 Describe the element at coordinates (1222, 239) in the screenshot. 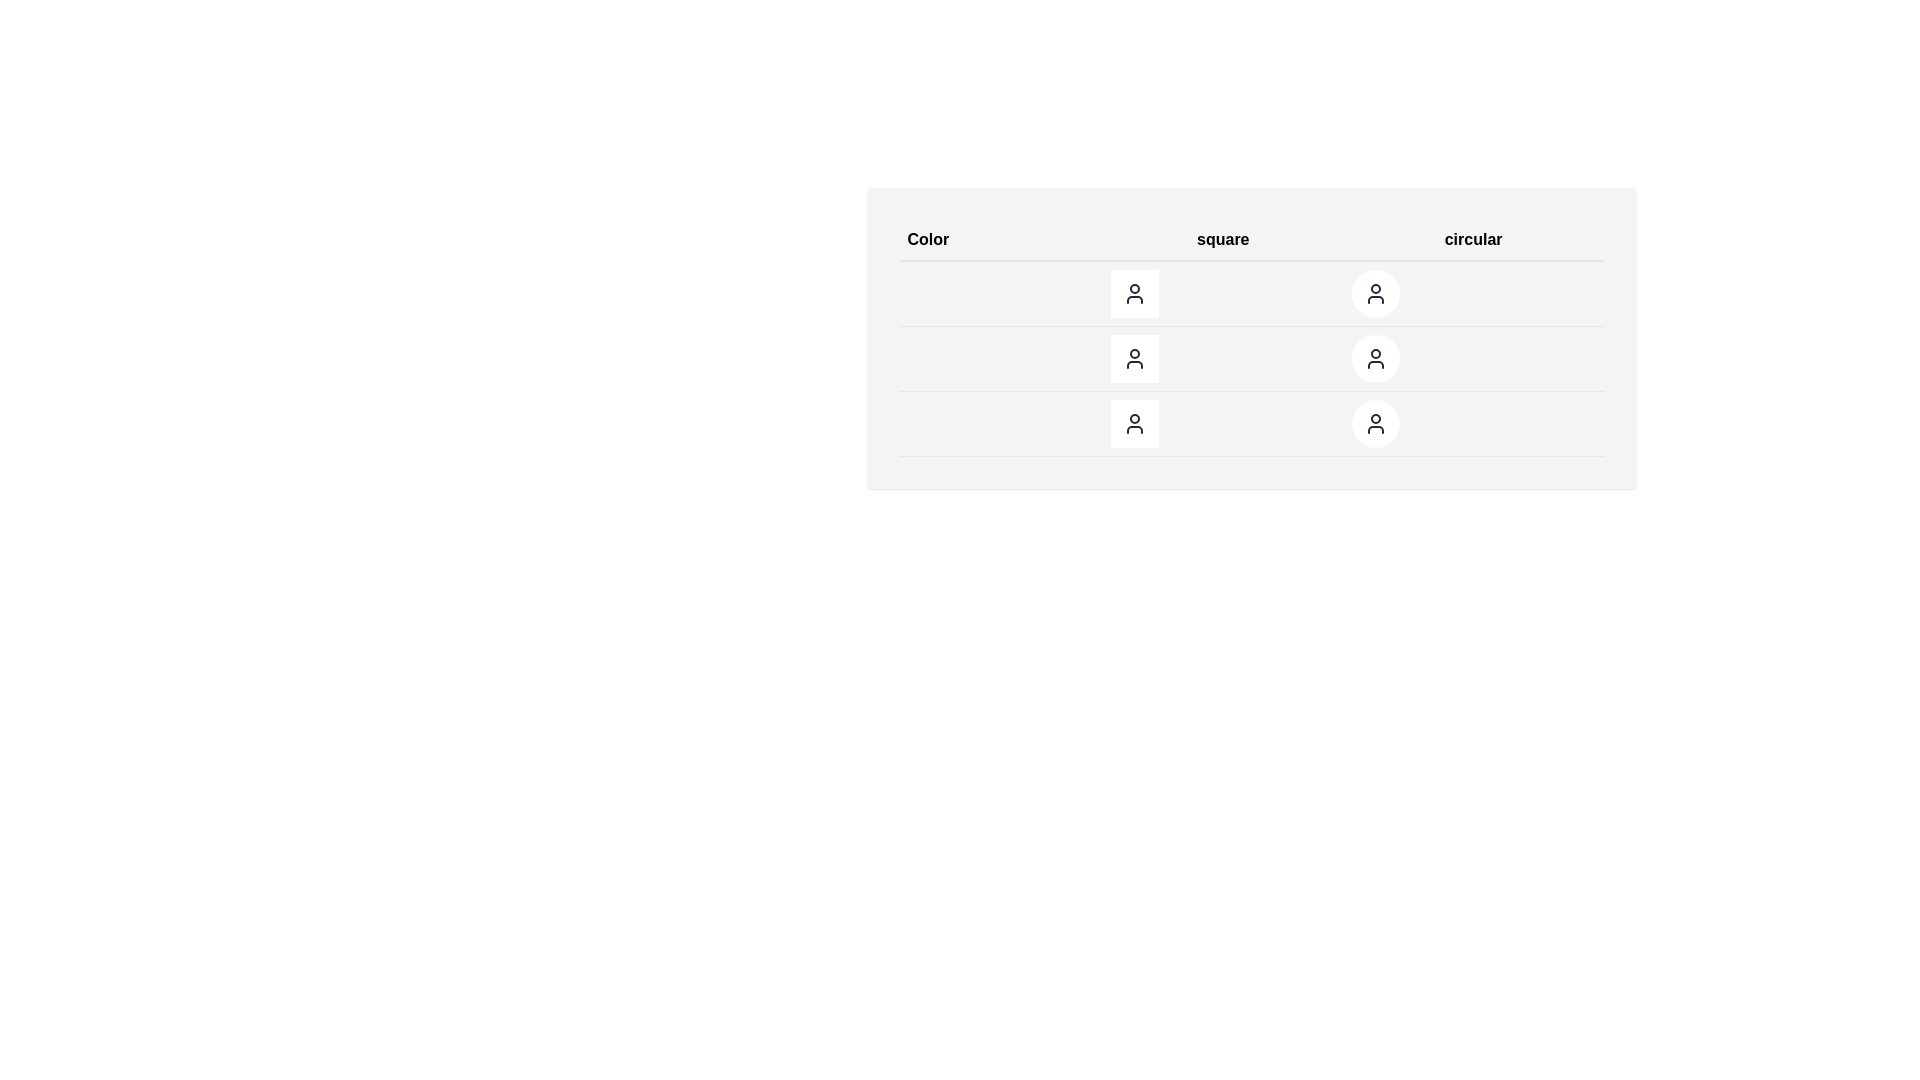

I see `the text label displaying the word 'square', which is centrally positioned between the labels 'Color' and 'circular' and features a bold text style` at that location.